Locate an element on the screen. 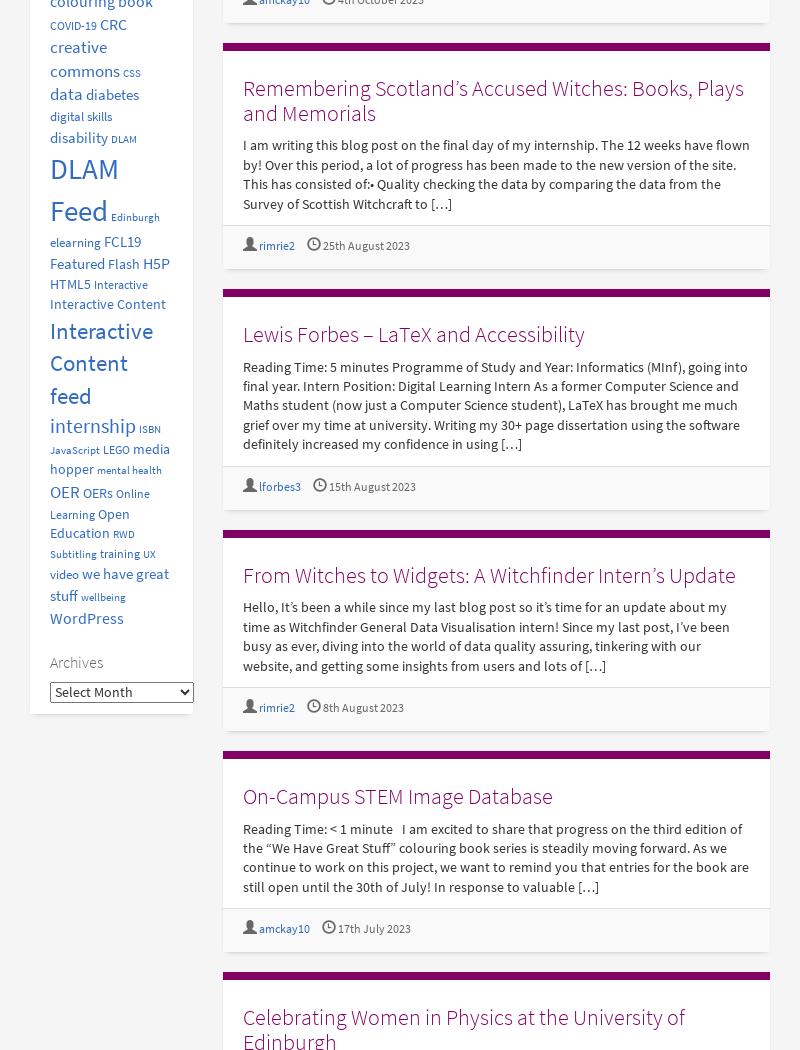 The height and width of the screenshot is (1050, 800). 'DLAM' is located at coordinates (123, 137).